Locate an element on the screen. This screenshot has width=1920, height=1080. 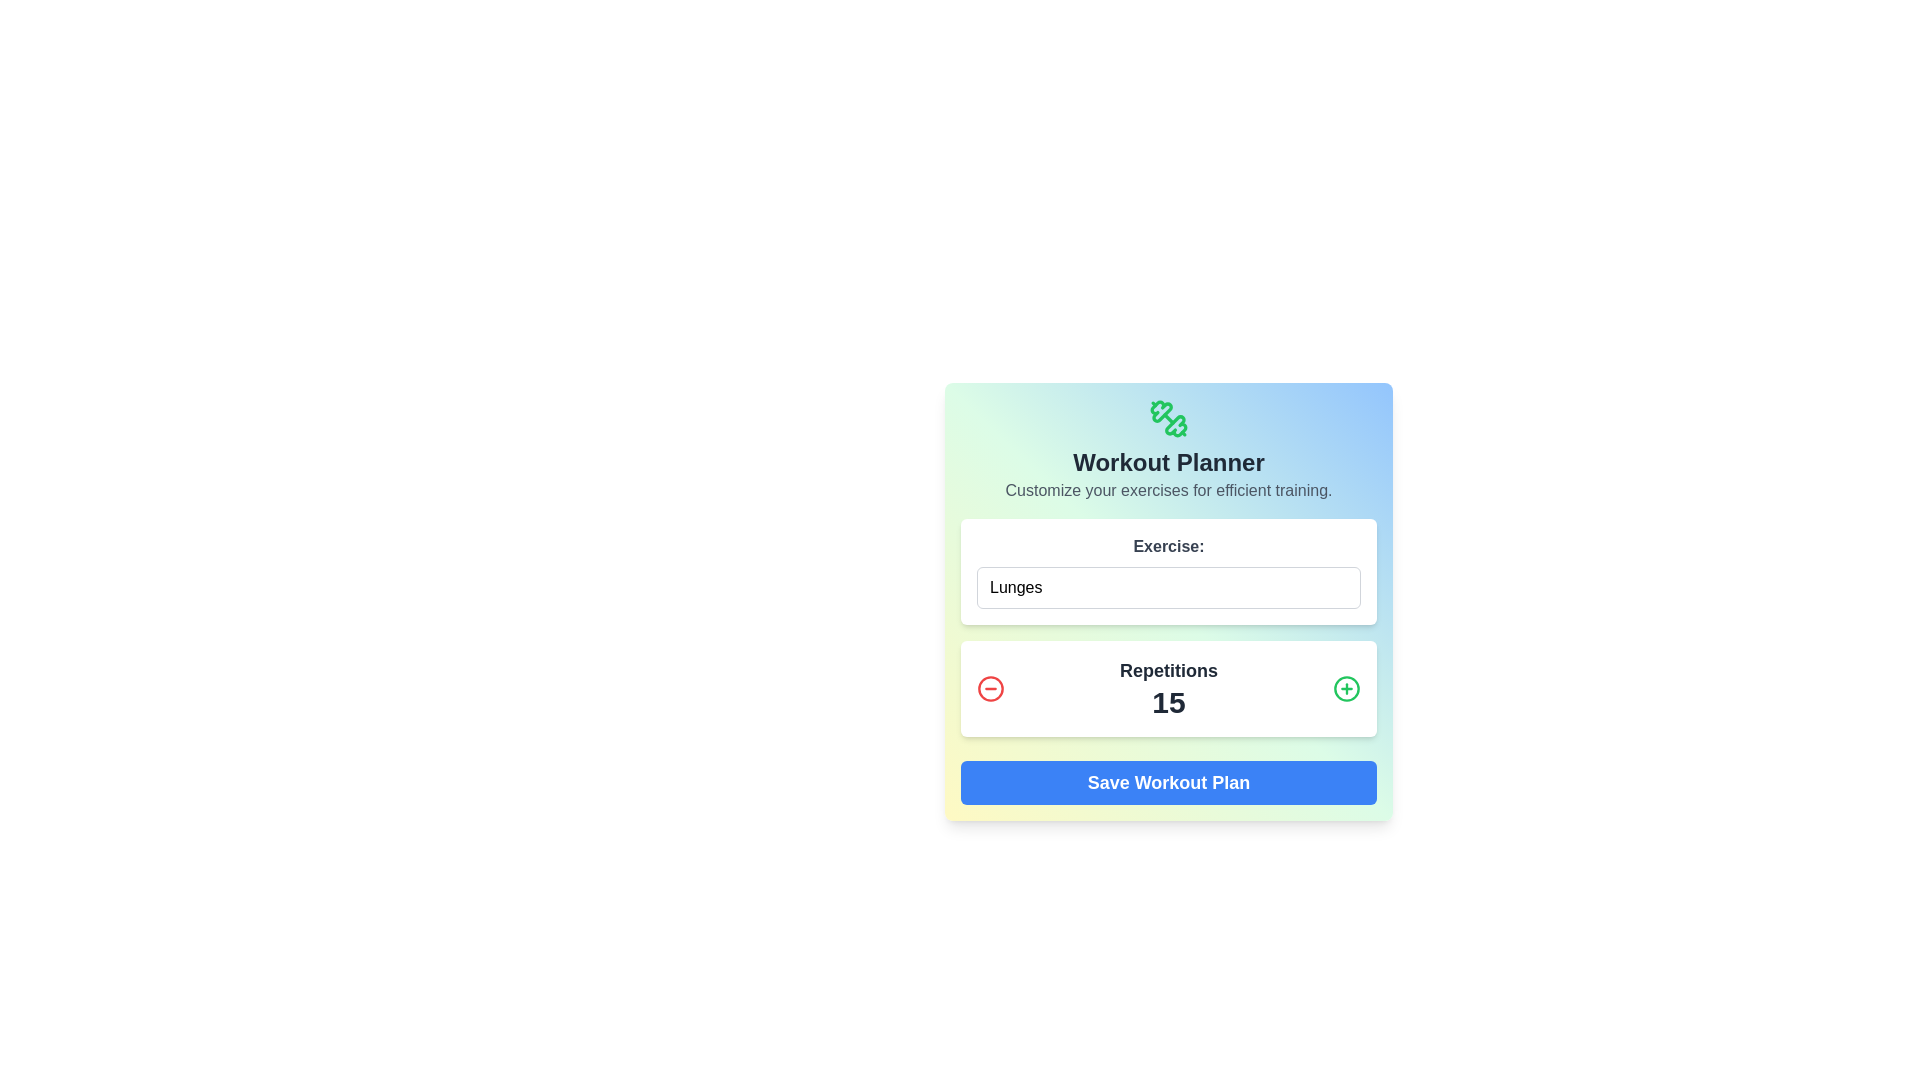
the green dumbbell icon at the top of the card interface, which represents fitness and workout planning is located at coordinates (1169, 418).